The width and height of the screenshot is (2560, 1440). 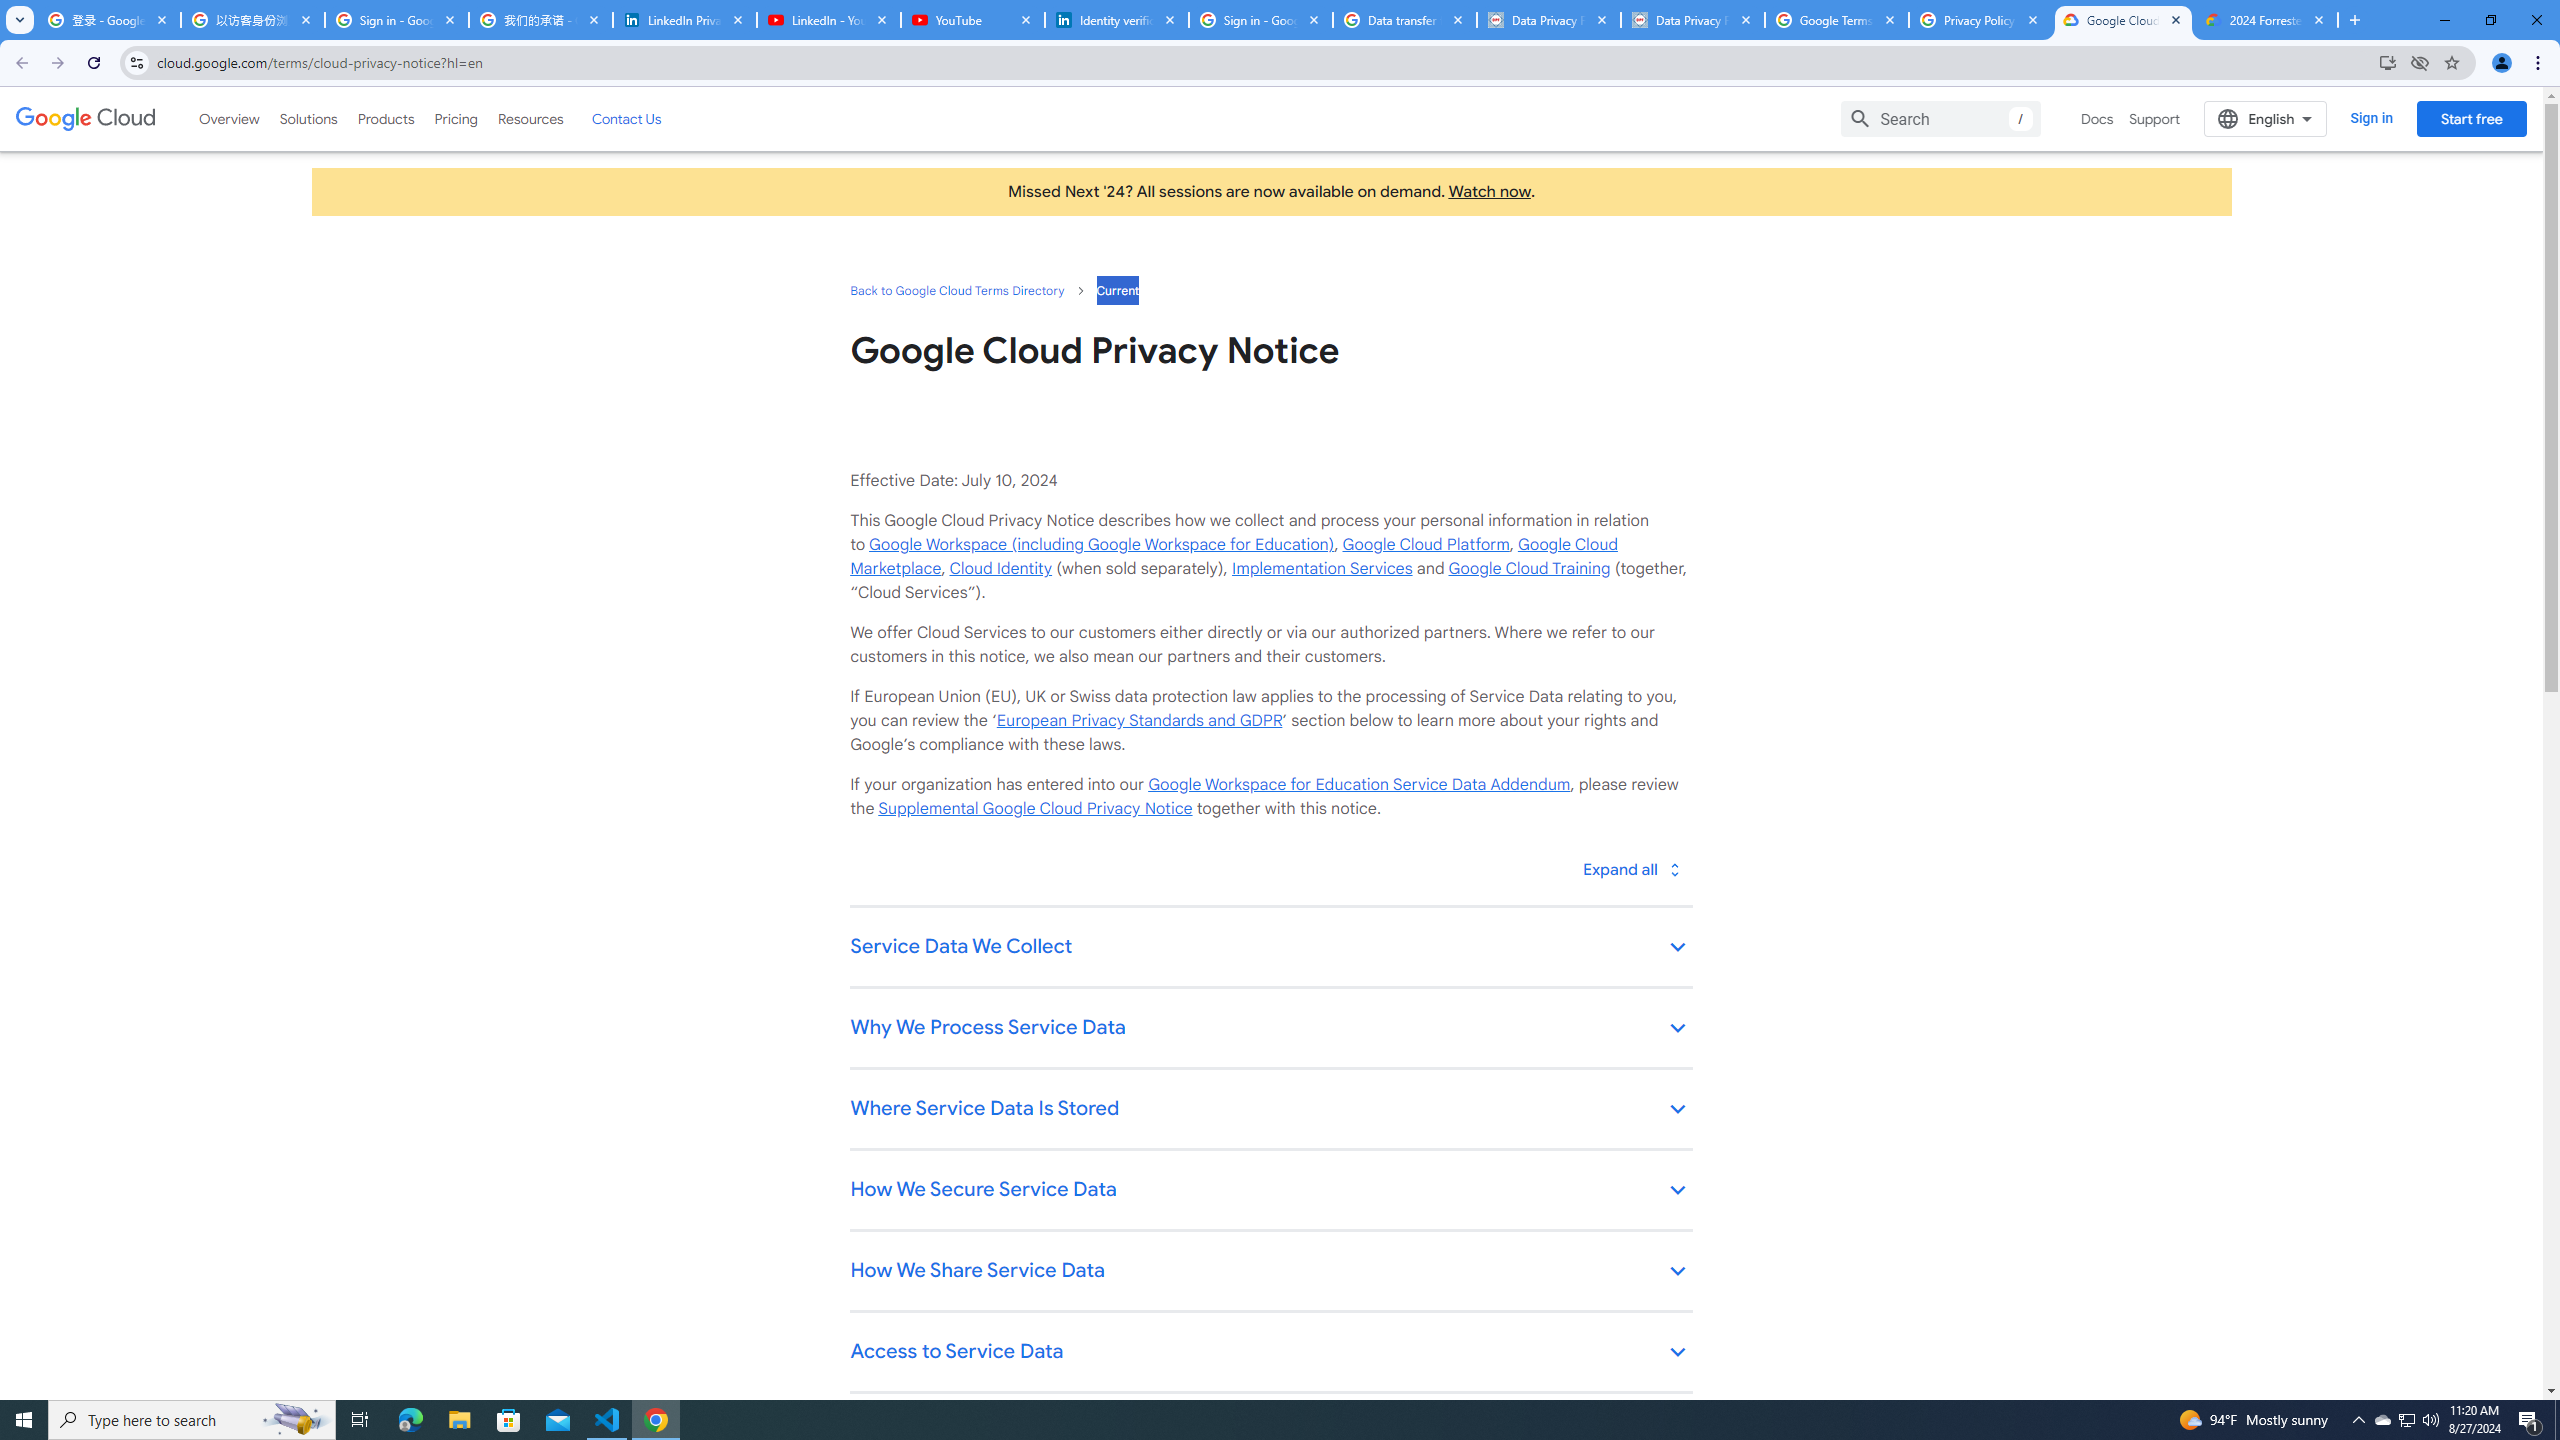 I want to click on 'LinkedIn - YouTube', so click(x=827, y=19).